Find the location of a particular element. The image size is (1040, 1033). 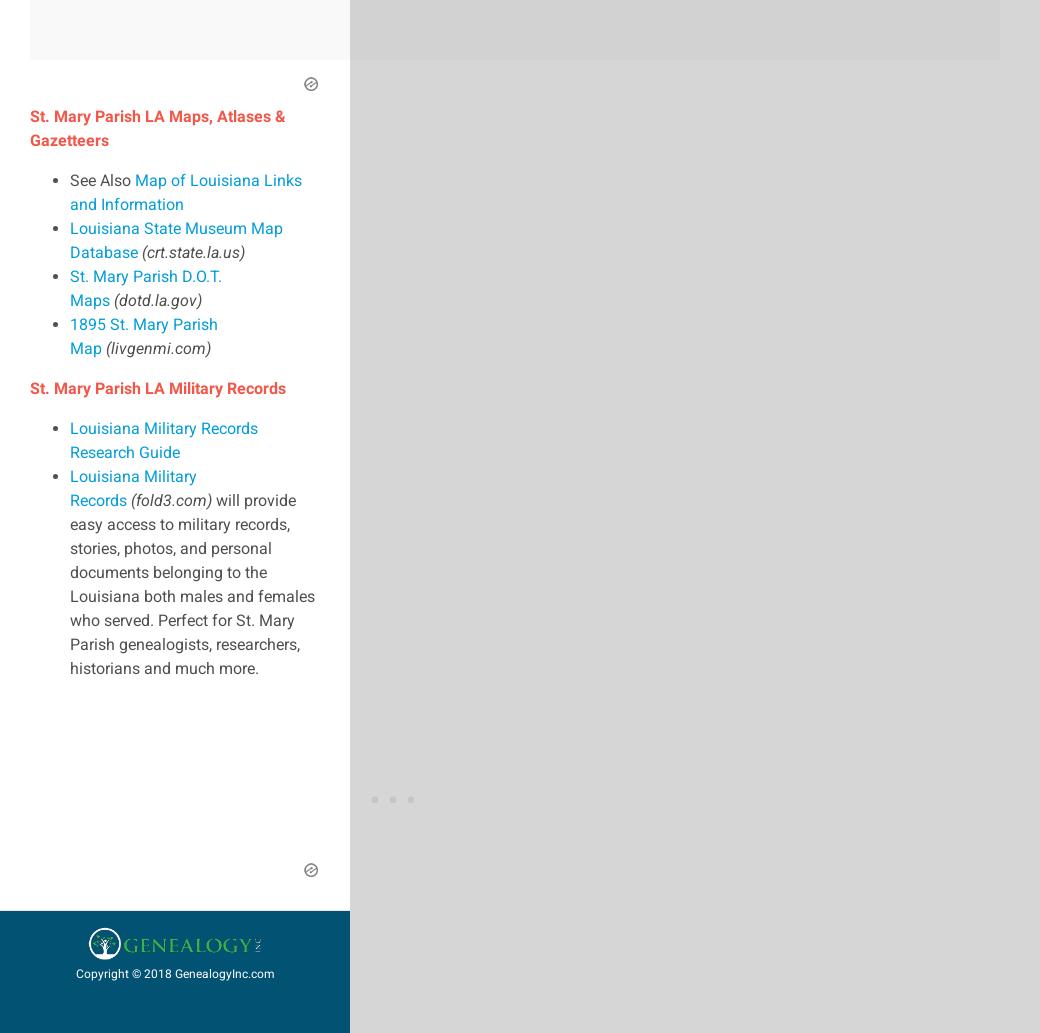

'(livgenmi.com)' is located at coordinates (104, 347).